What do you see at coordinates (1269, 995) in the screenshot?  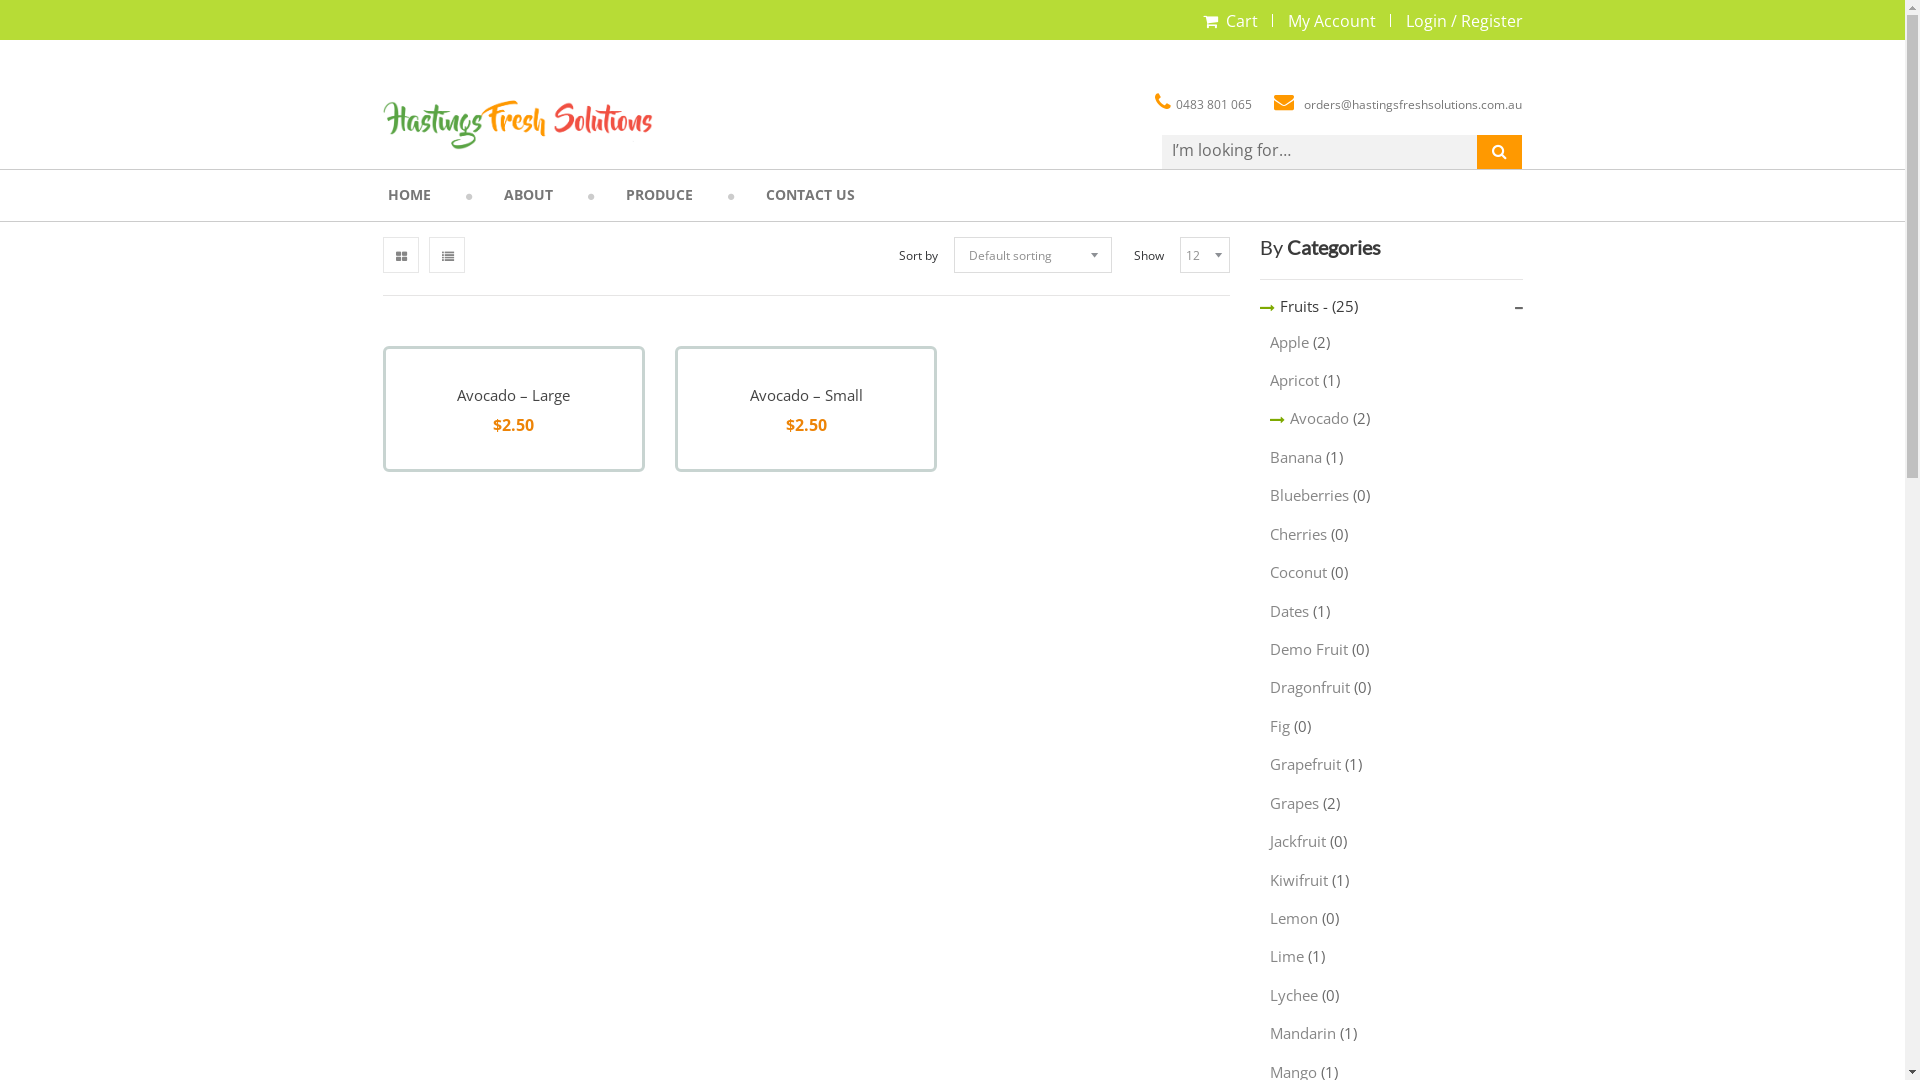 I see `'Lychee'` at bounding box center [1269, 995].